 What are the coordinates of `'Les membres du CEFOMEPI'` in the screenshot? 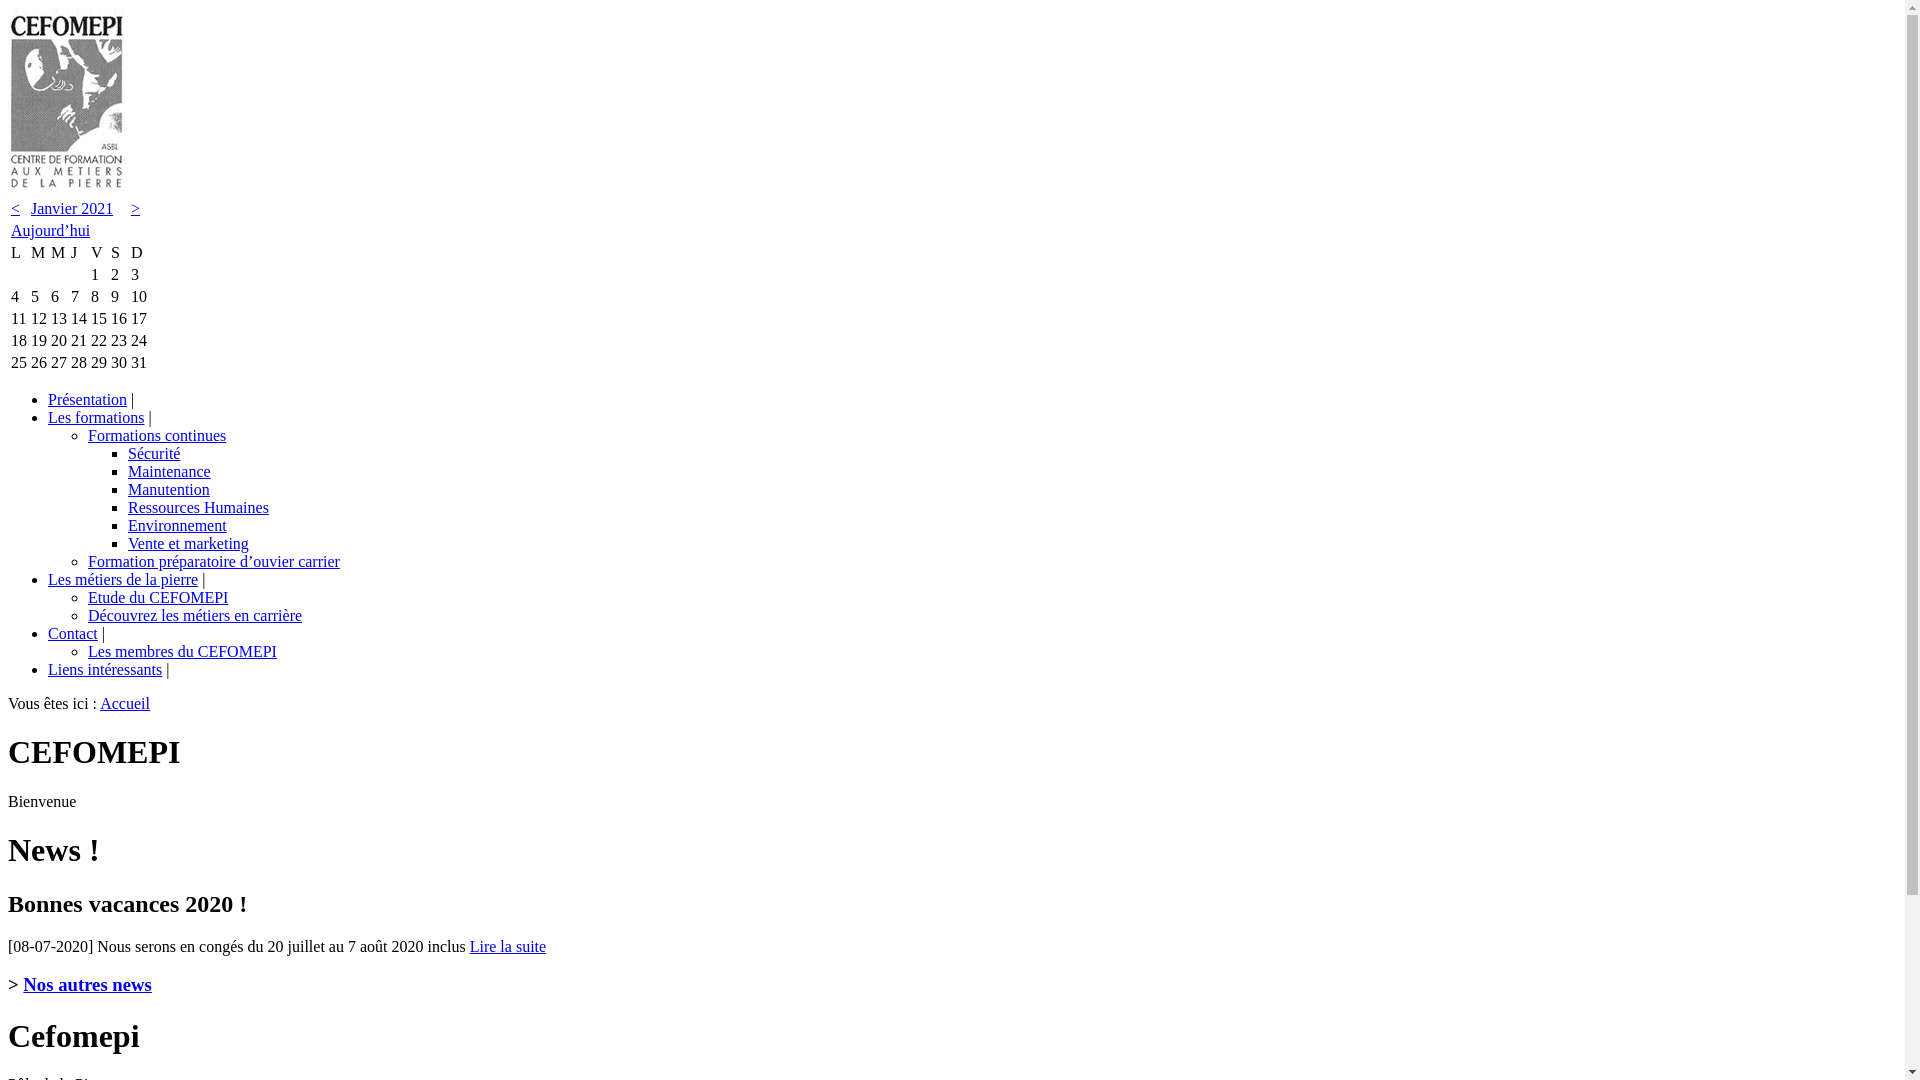 It's located at (182, 651).